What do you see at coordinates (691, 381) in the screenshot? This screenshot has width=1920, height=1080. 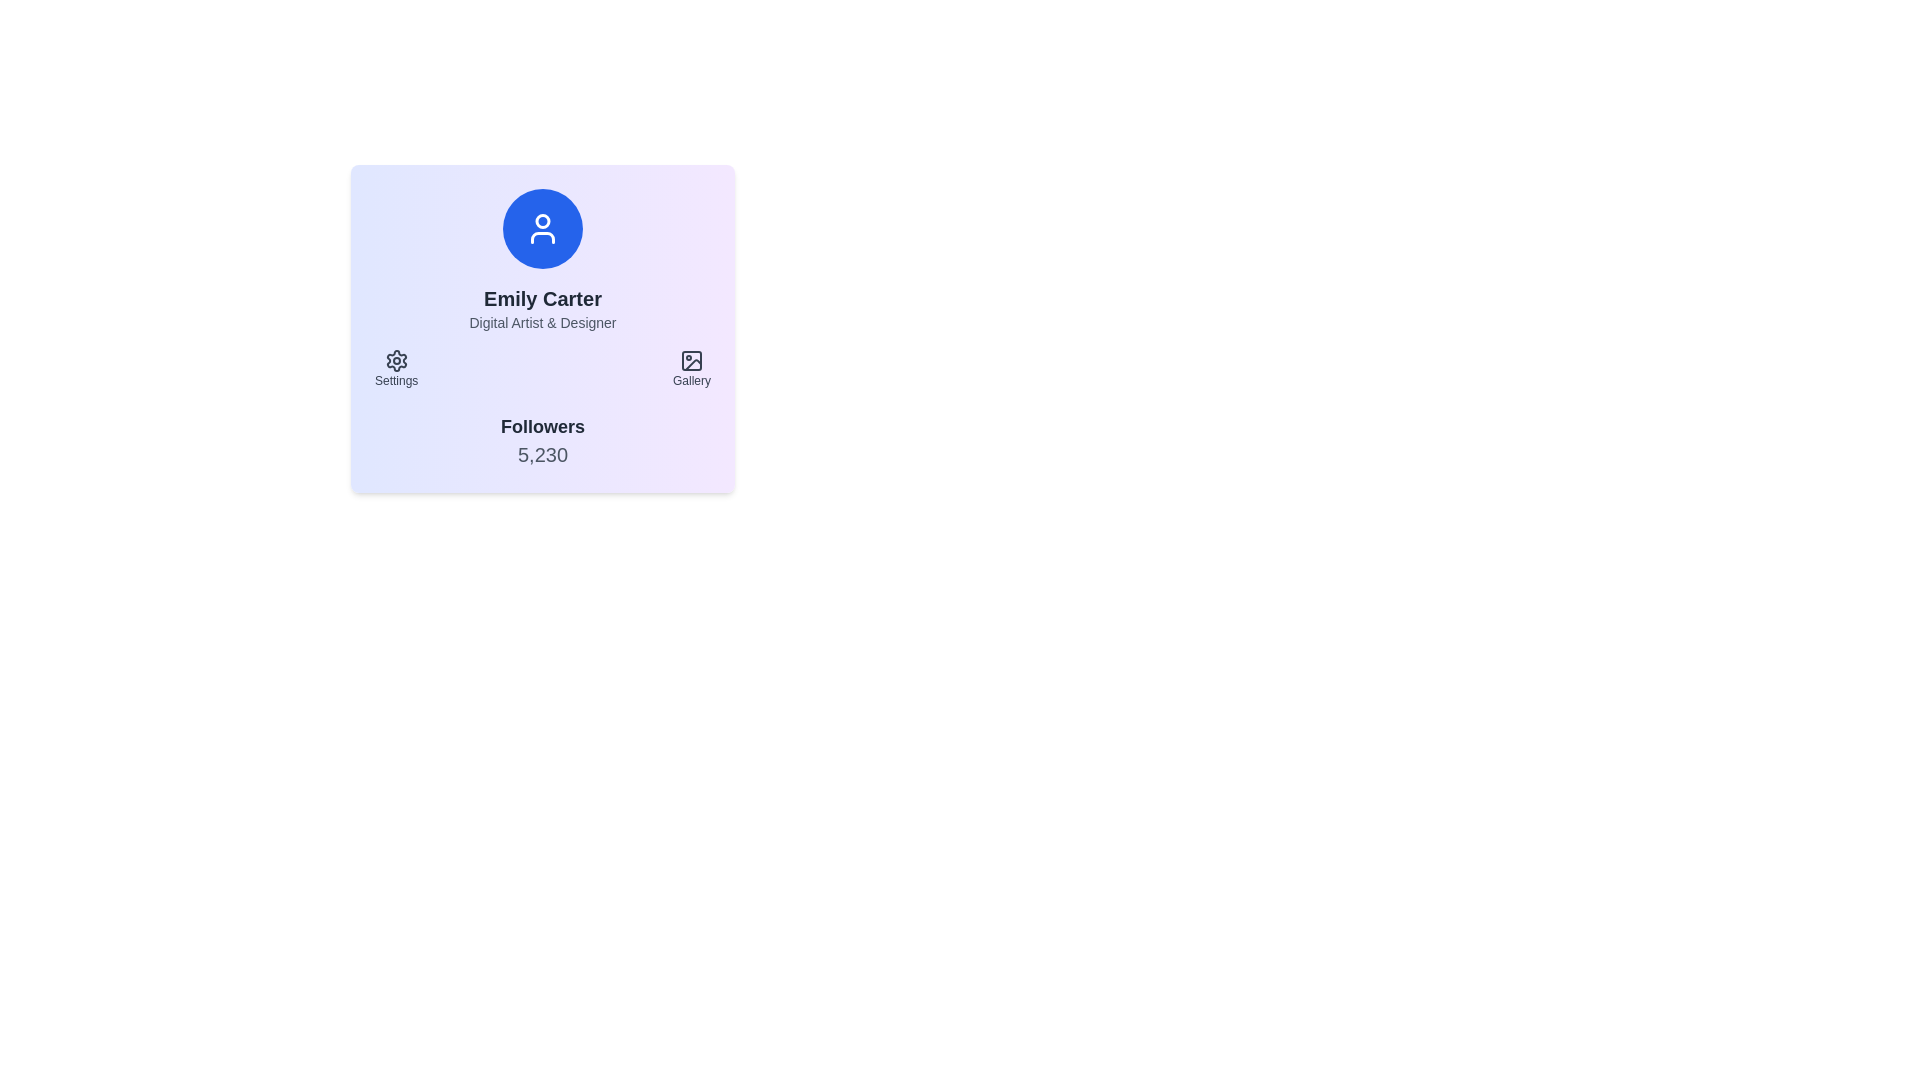 I see `the text label 'Gallery' which is a small text field styled in dark color and positioned at the bottom right of the user profile section` at bounding box center [691, 381].